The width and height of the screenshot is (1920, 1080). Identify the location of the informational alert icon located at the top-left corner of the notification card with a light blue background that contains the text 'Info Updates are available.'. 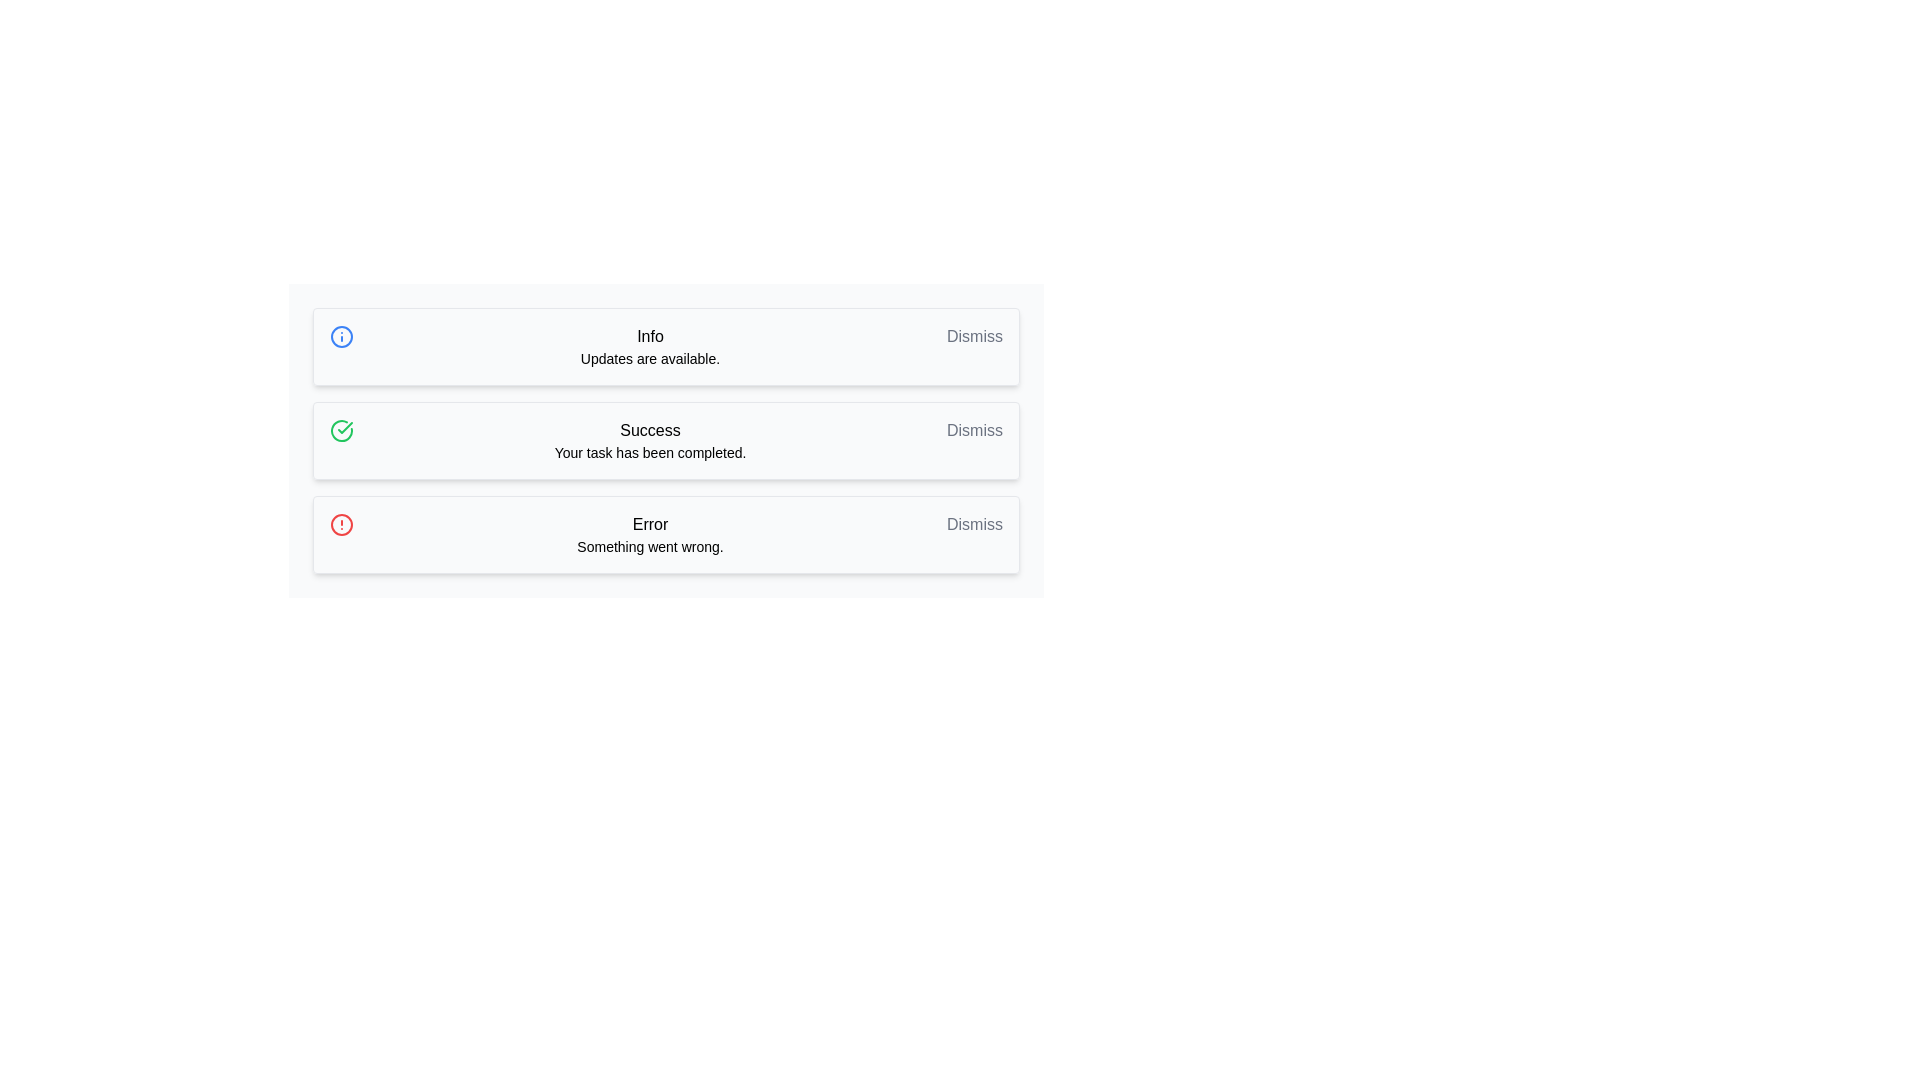
(341, 335).